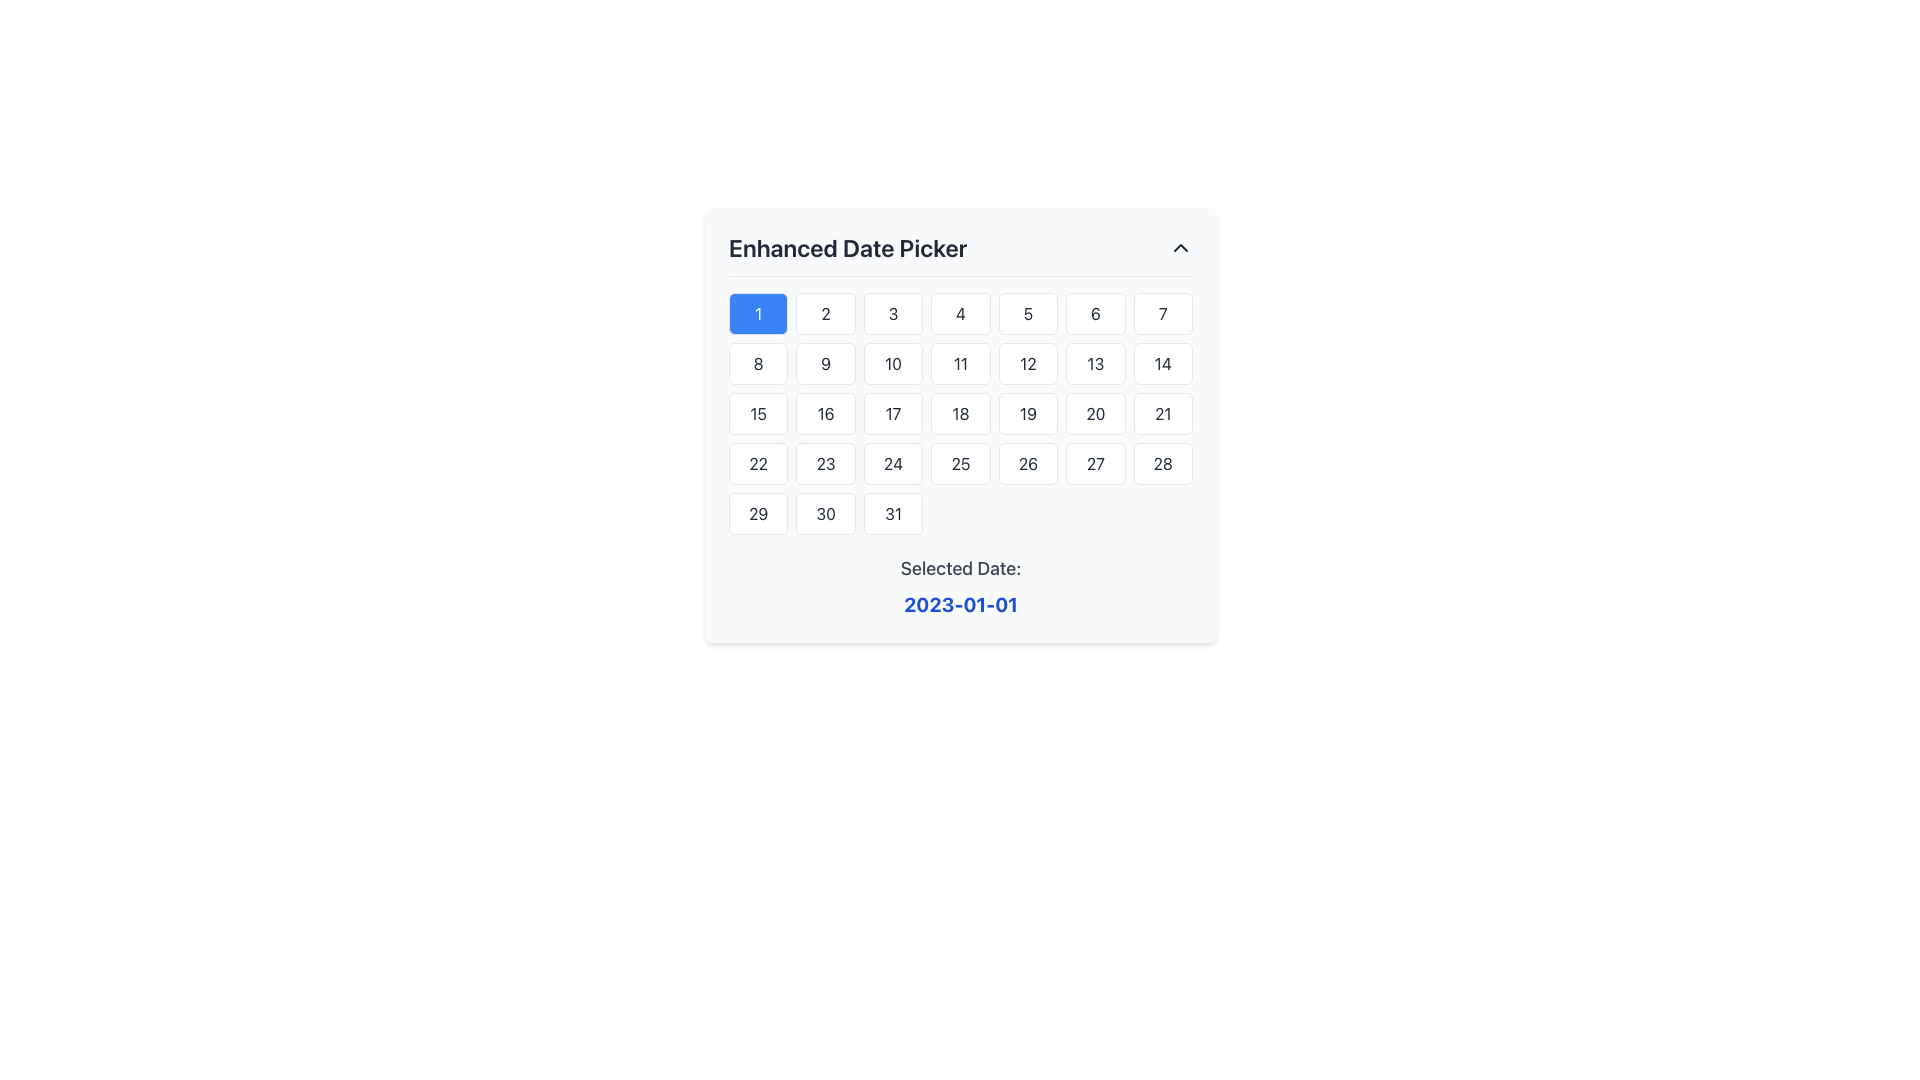 The height and width of the screenshot is (1080, 1920). I want to click on the date button in the calendar widget, so click(1028, 412).